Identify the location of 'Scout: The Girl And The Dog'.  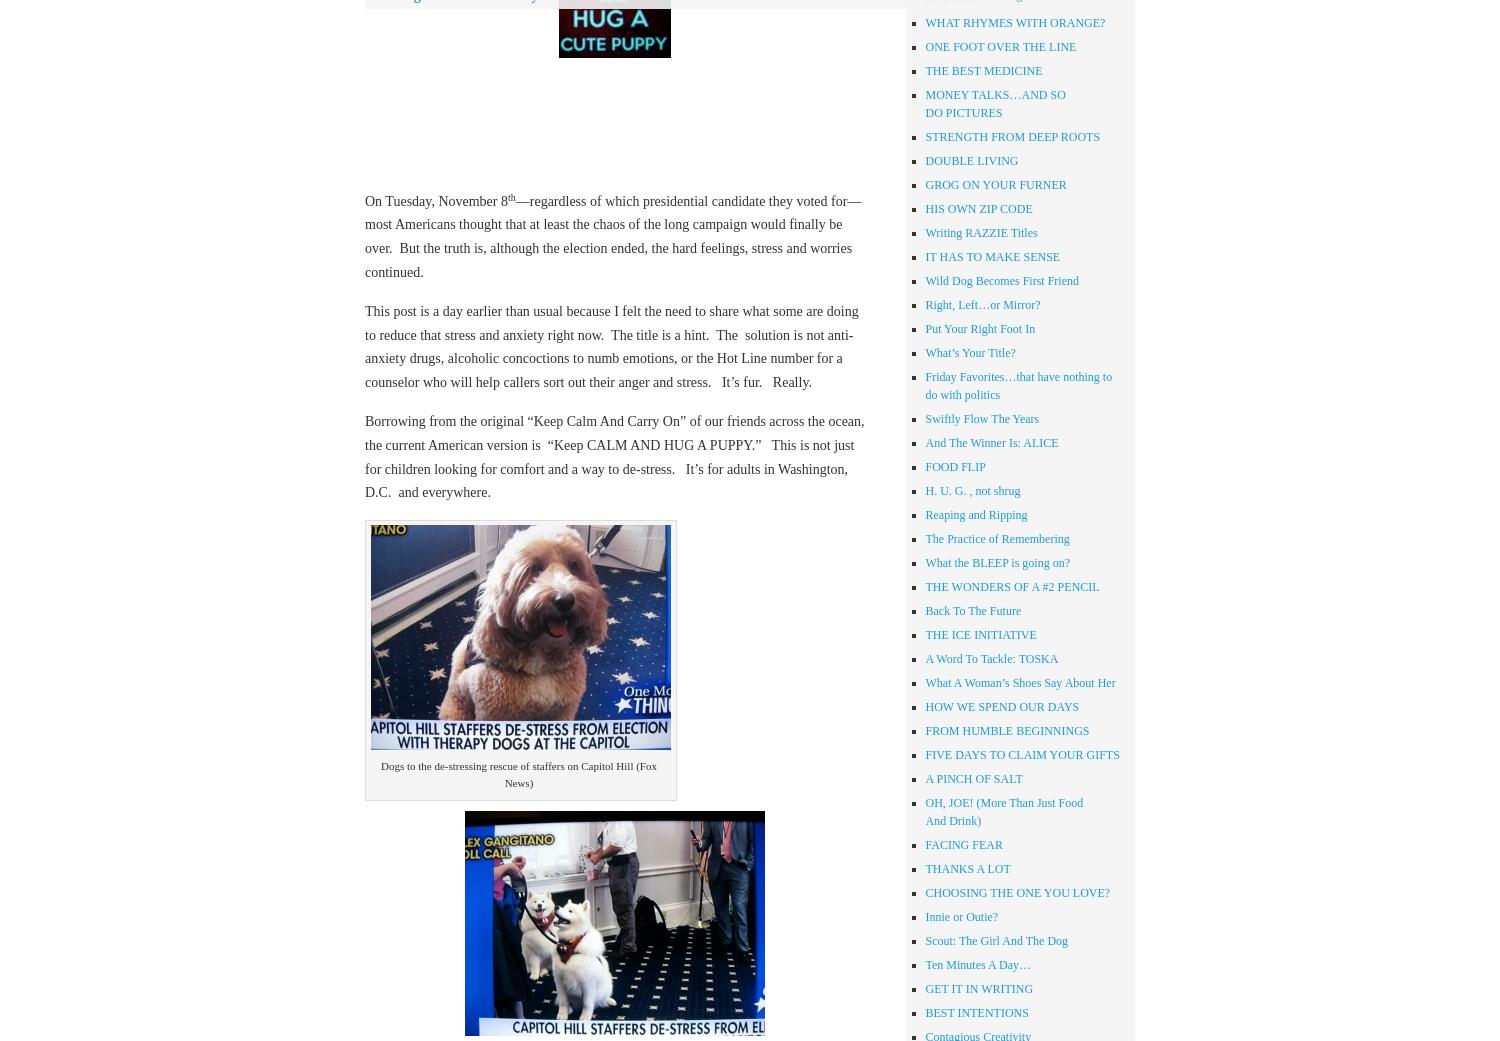
(925, 940).